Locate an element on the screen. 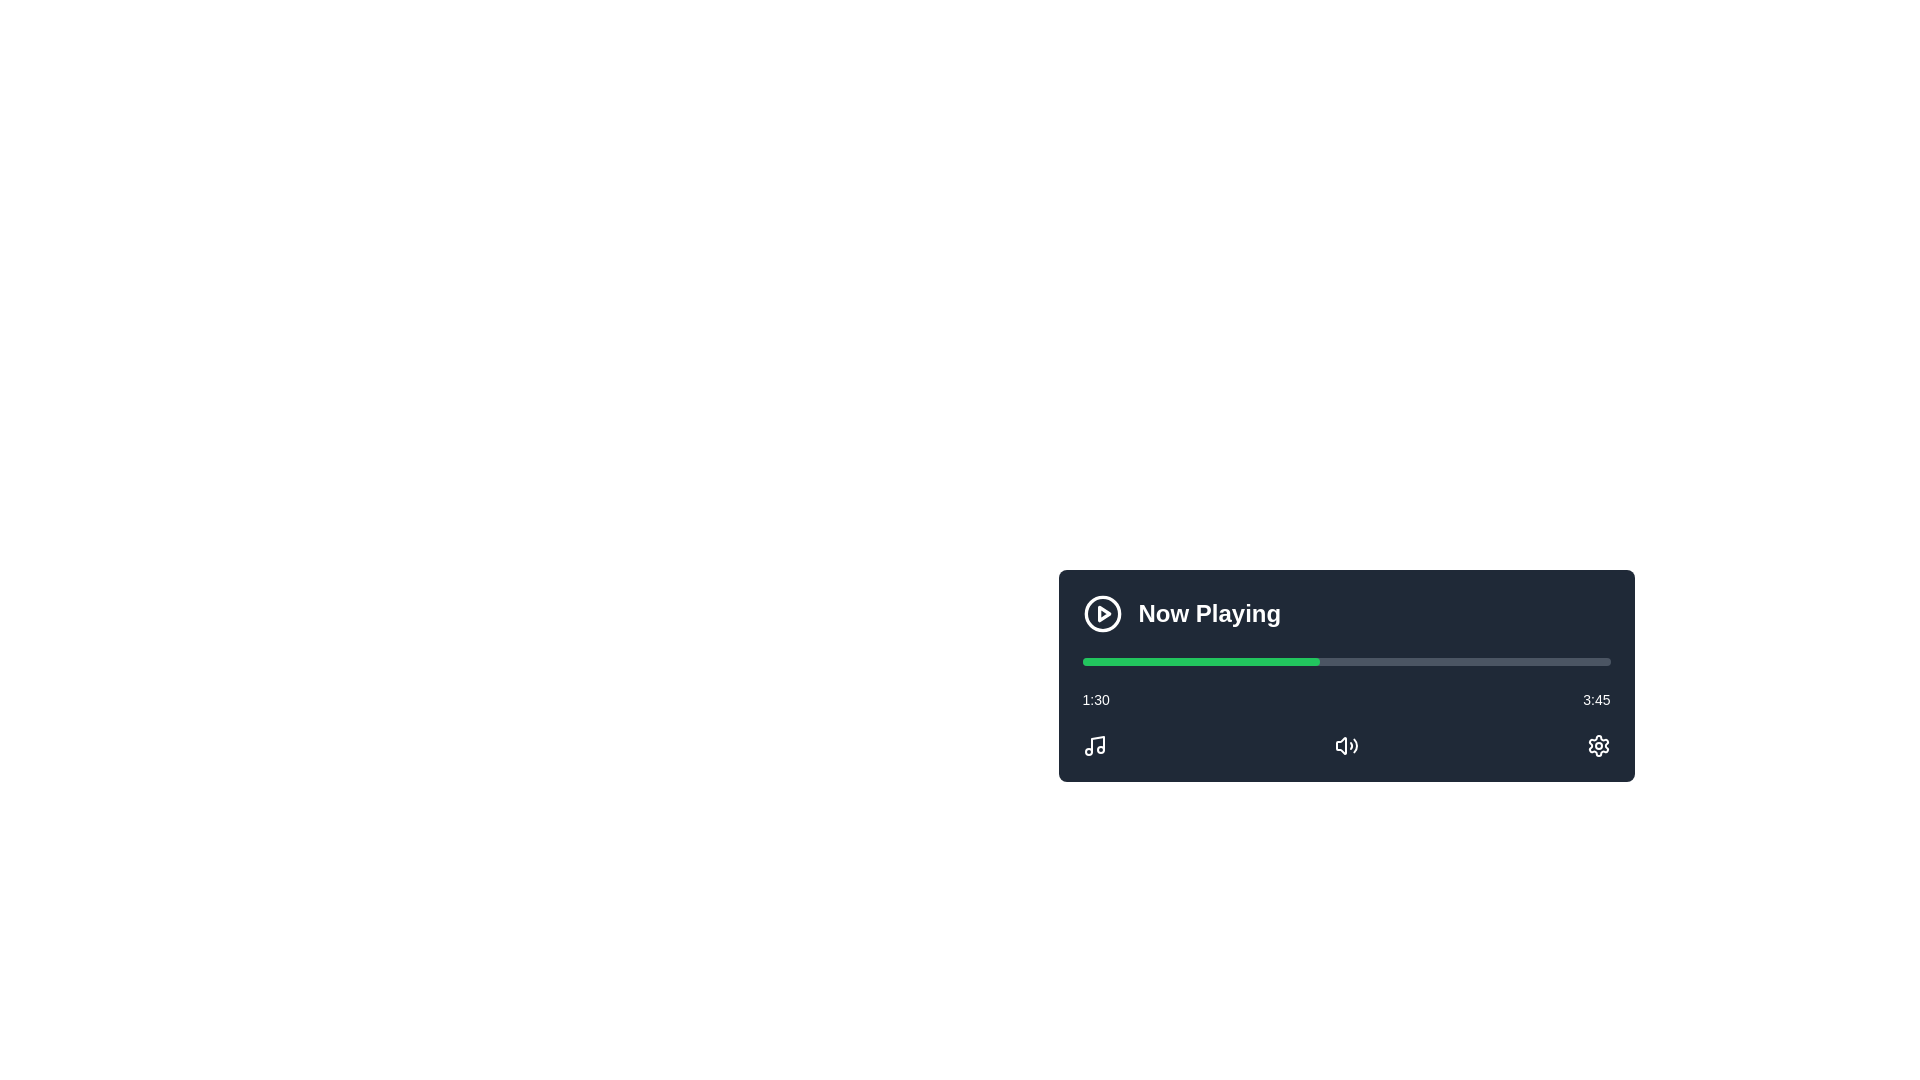 The image size is (1920, 1080). the circular boundary of the play icon located at the top-left corner of the 'Now Playing' card is located at coordinates (1101, 612).